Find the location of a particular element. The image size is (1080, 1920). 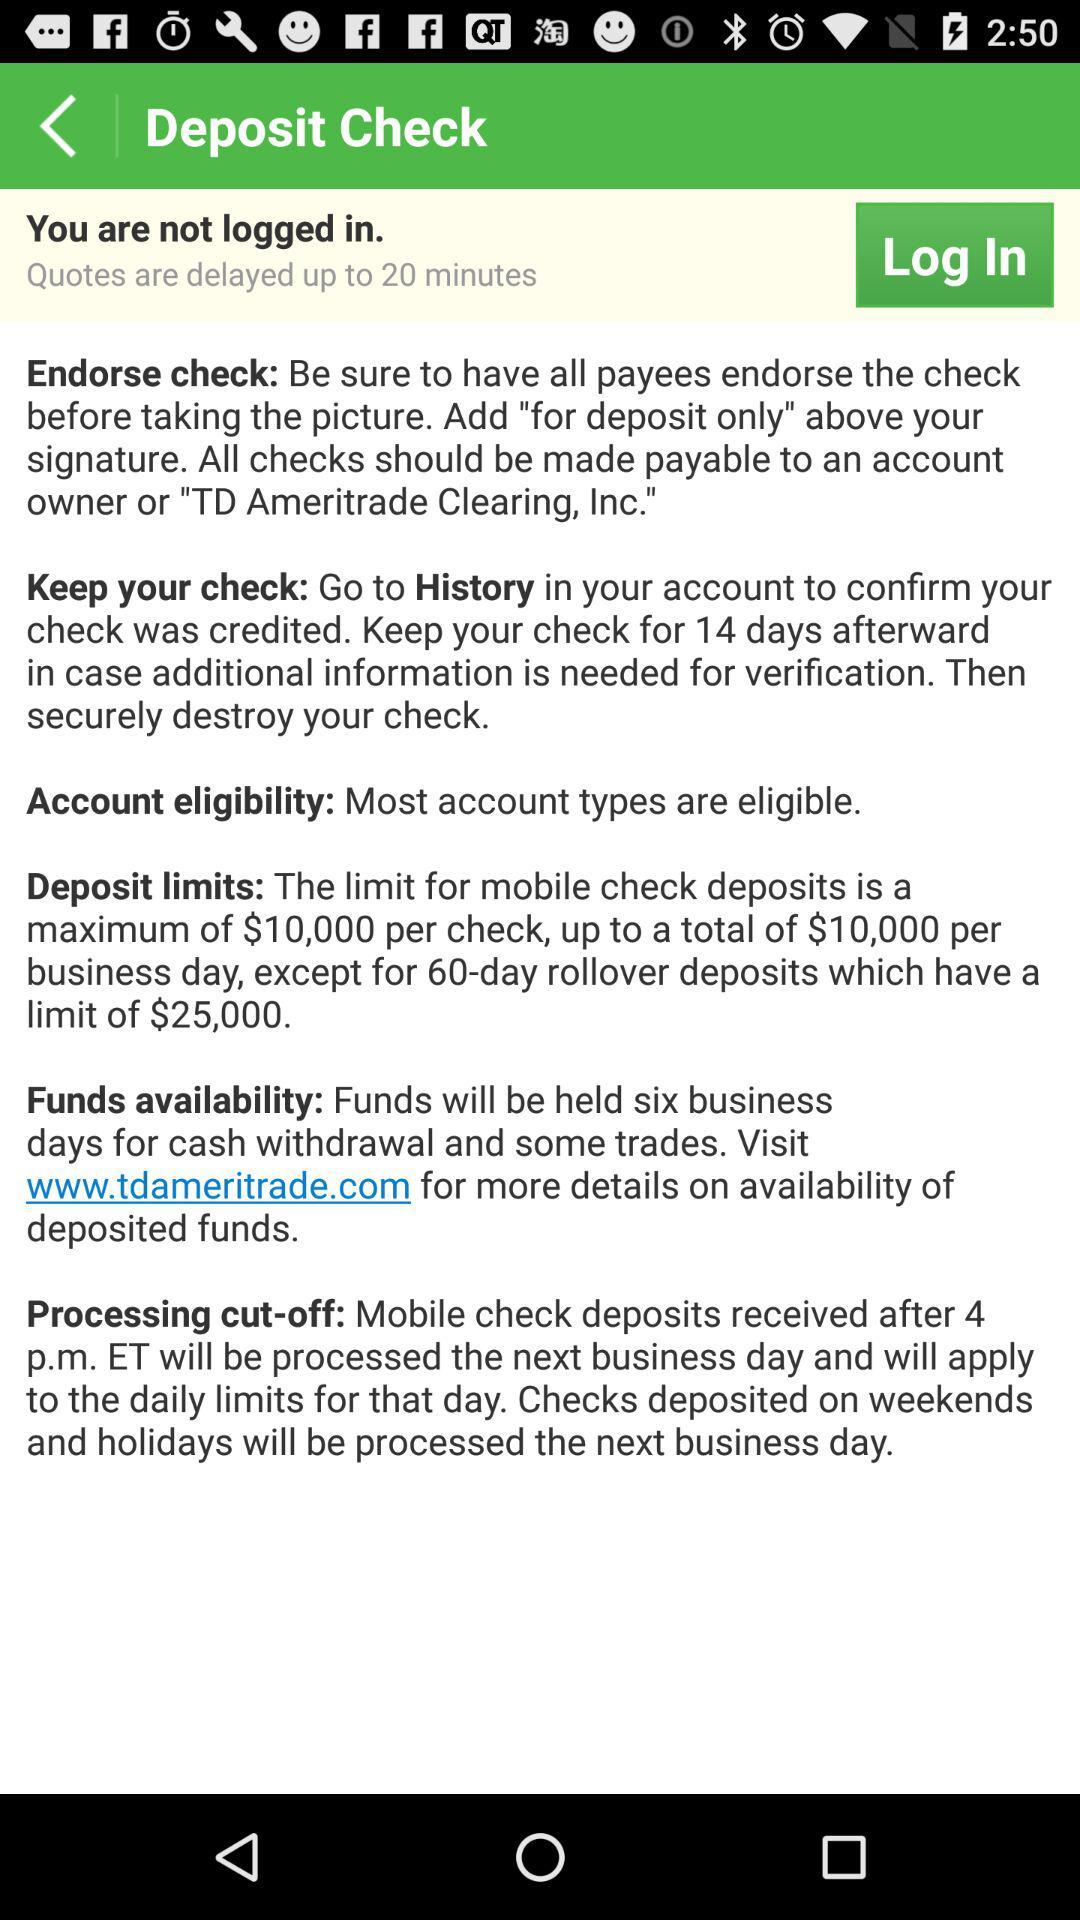

the icon below log in is located at coordinates (540, 926).